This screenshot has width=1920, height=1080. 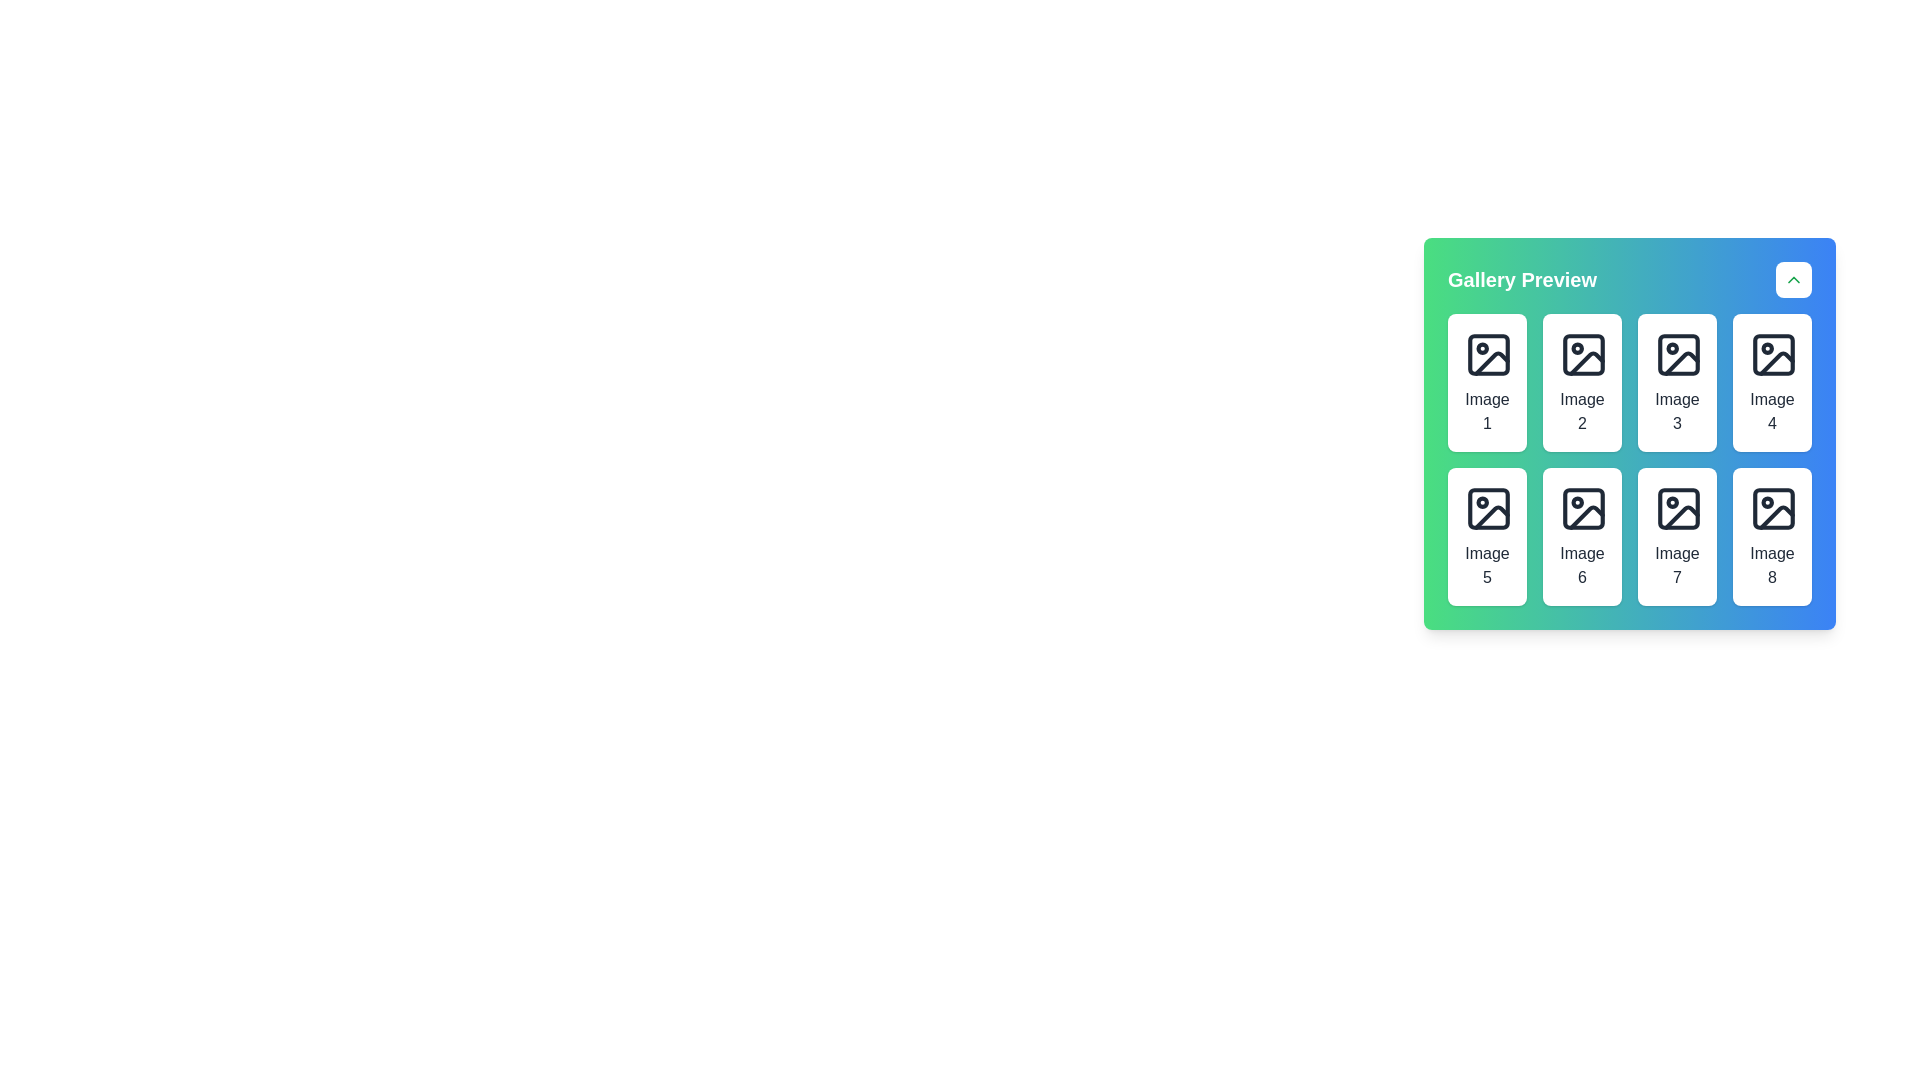 I want to click on the text label reading 'Image 5', which is located in the bottom center of a card in a 2x4 grid layout, positioned below an image icon, so click(x=1487, y=566).